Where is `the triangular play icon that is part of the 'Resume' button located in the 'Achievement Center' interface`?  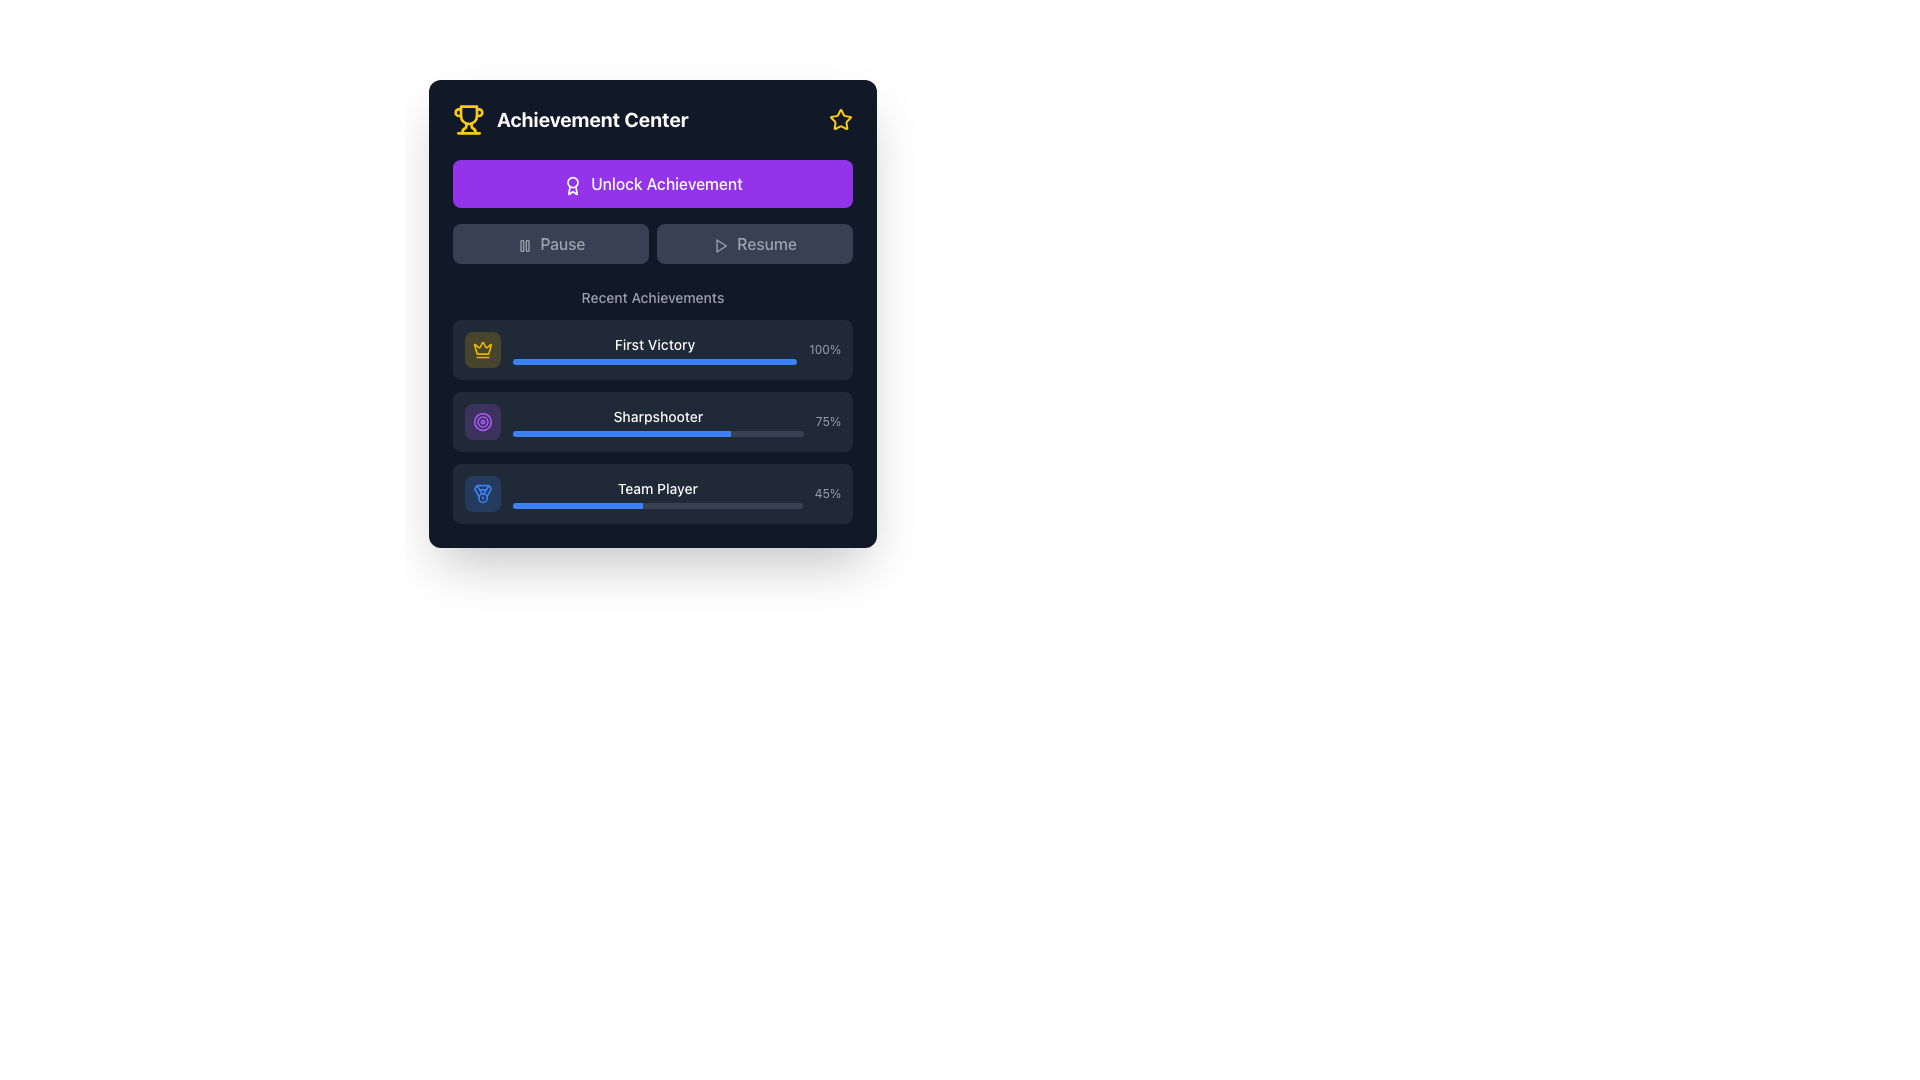
the triangular play icon that is part of the 'Resume' button located in the 'Achievement Center' interface is located at coordinates (720, 244).